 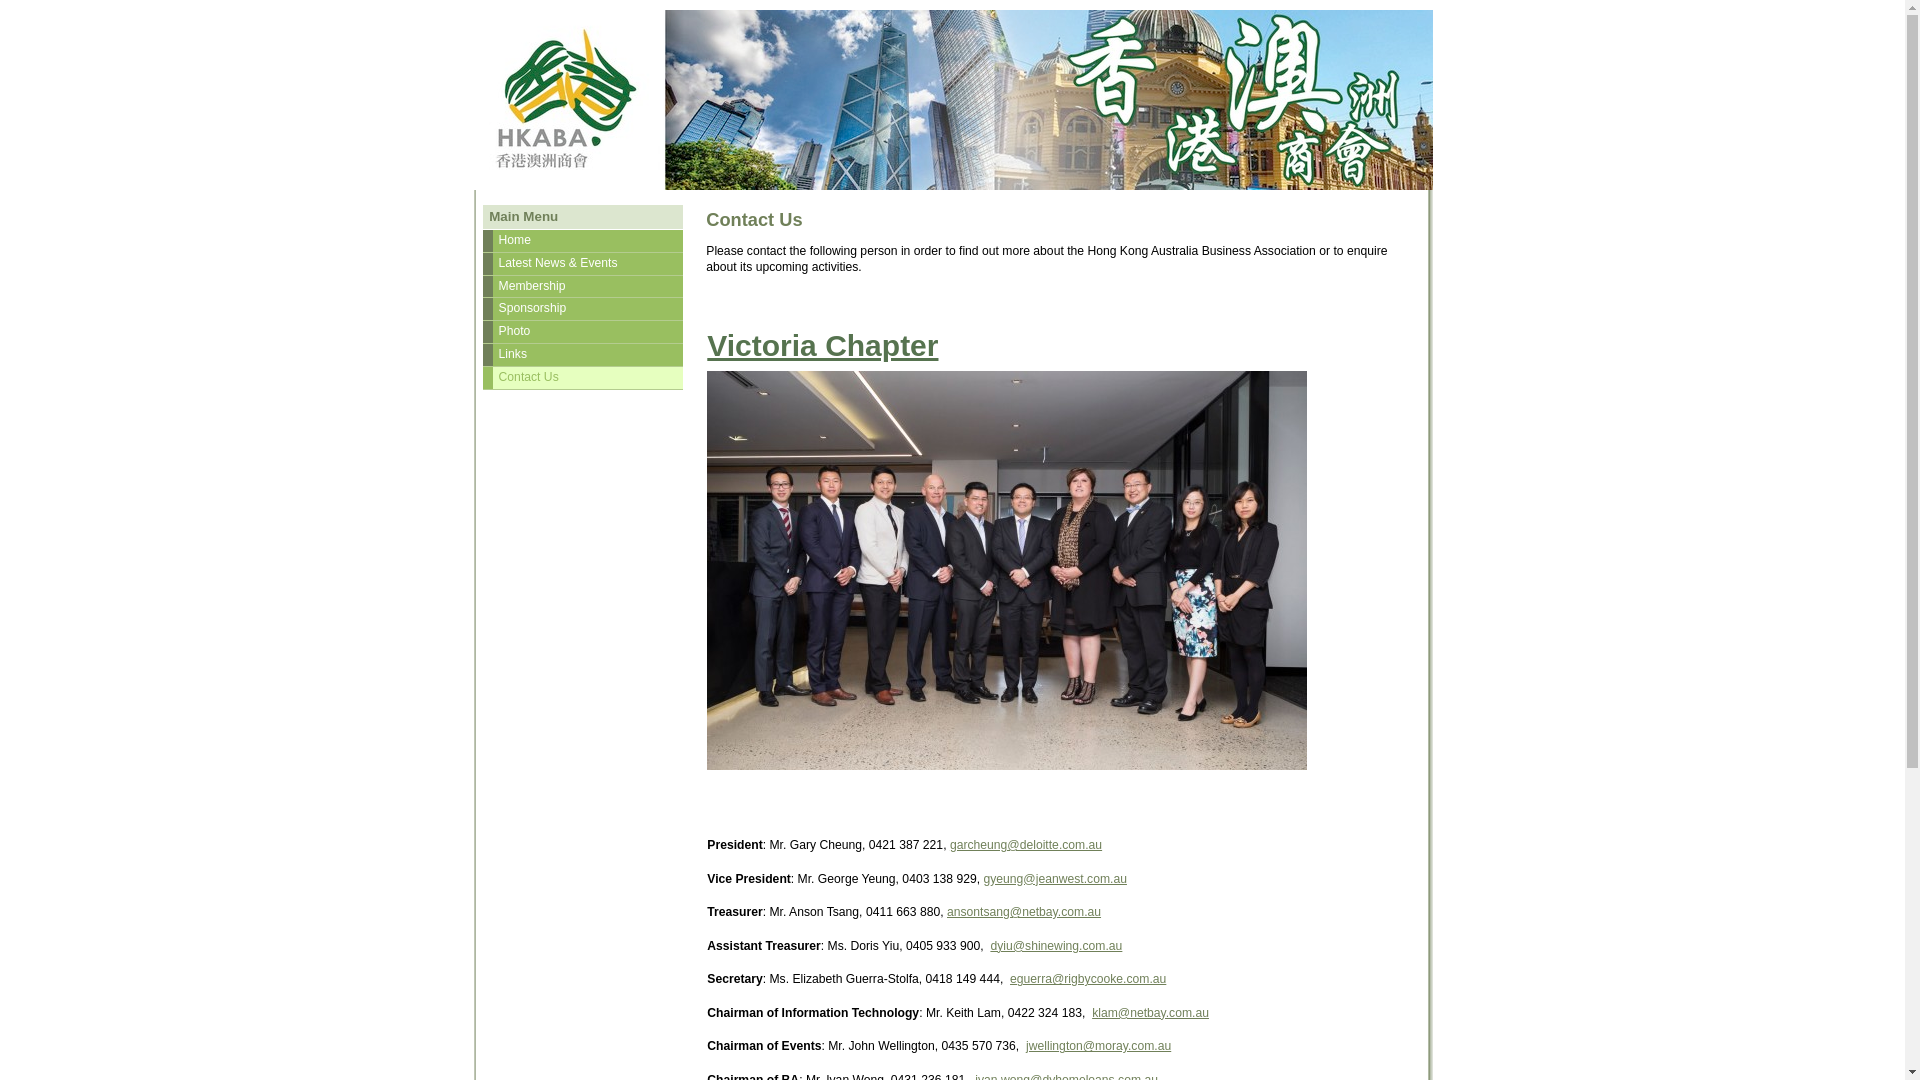 I want to click on 'jwellington@moray.com.au', so click(x=1097, y=1044).